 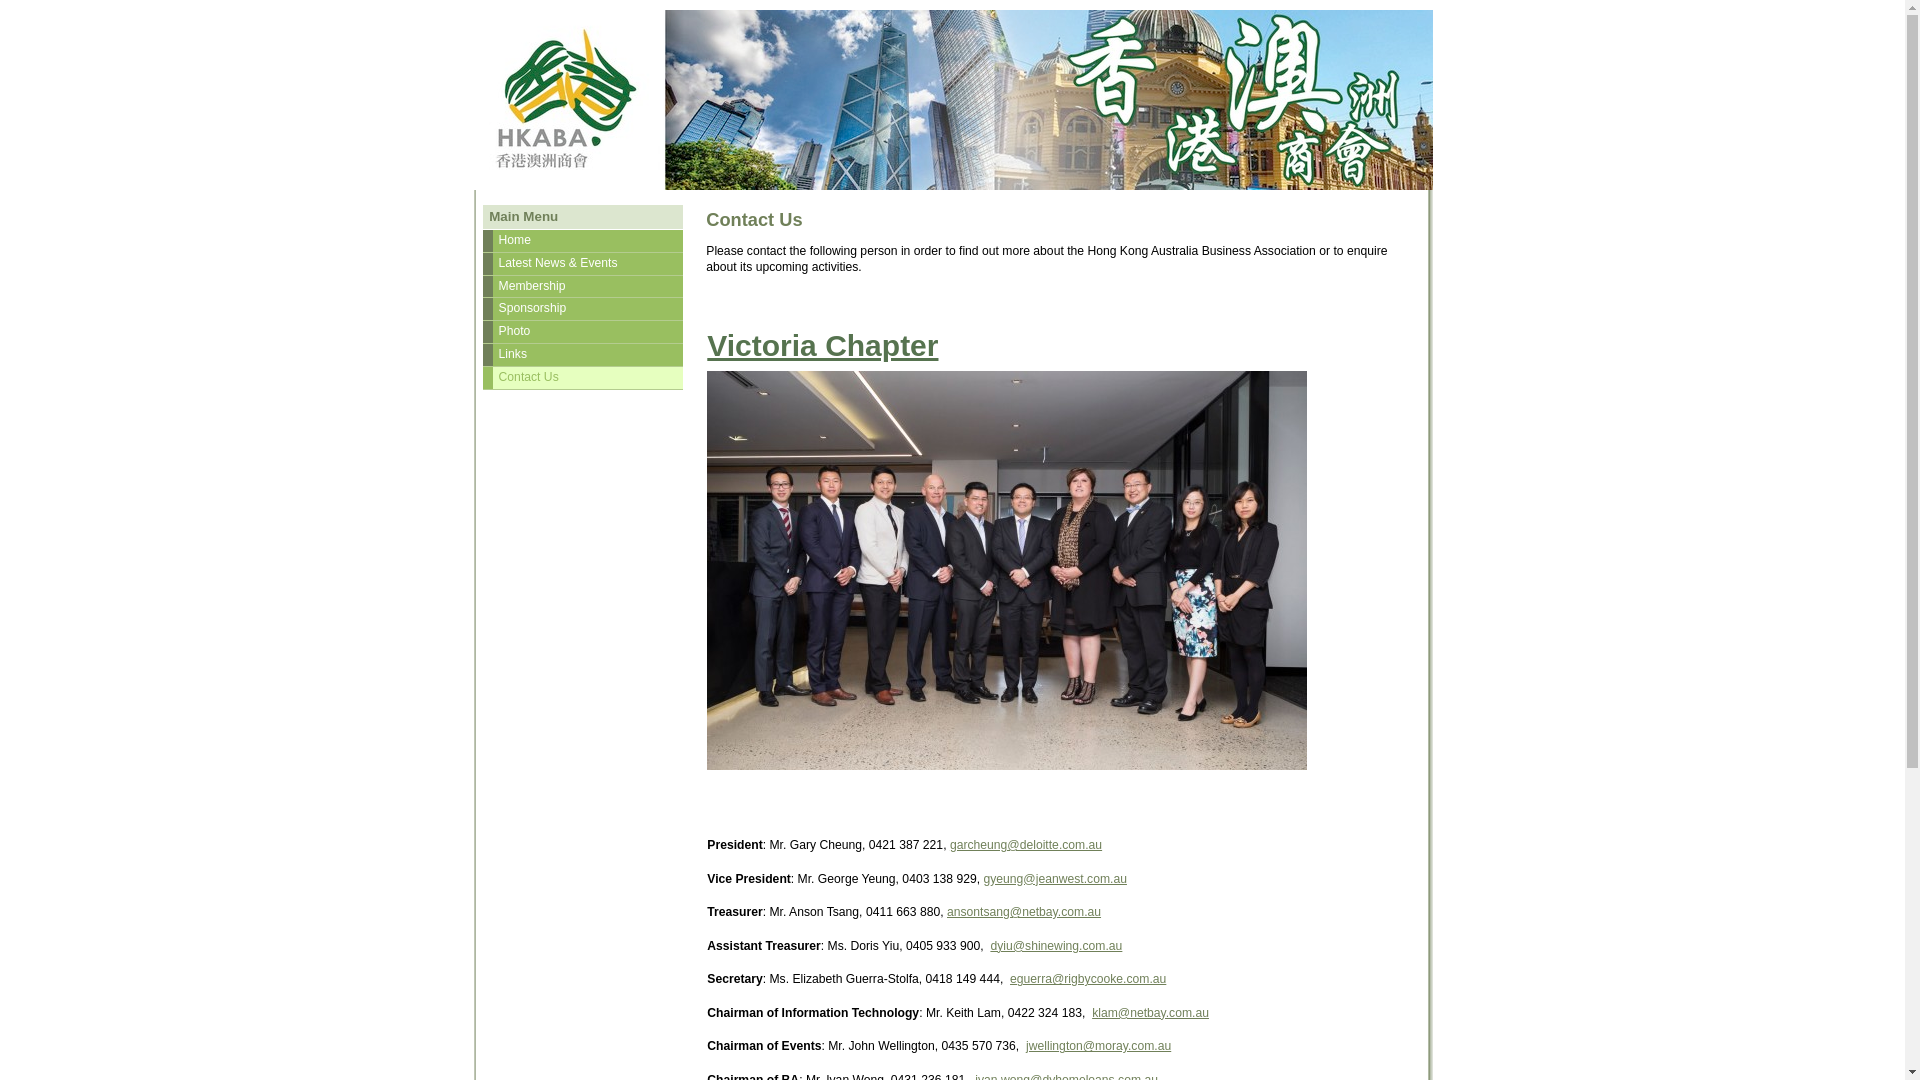 I want to click on 'jwellington@moray.com.au', so click(x=1097, y=1044).